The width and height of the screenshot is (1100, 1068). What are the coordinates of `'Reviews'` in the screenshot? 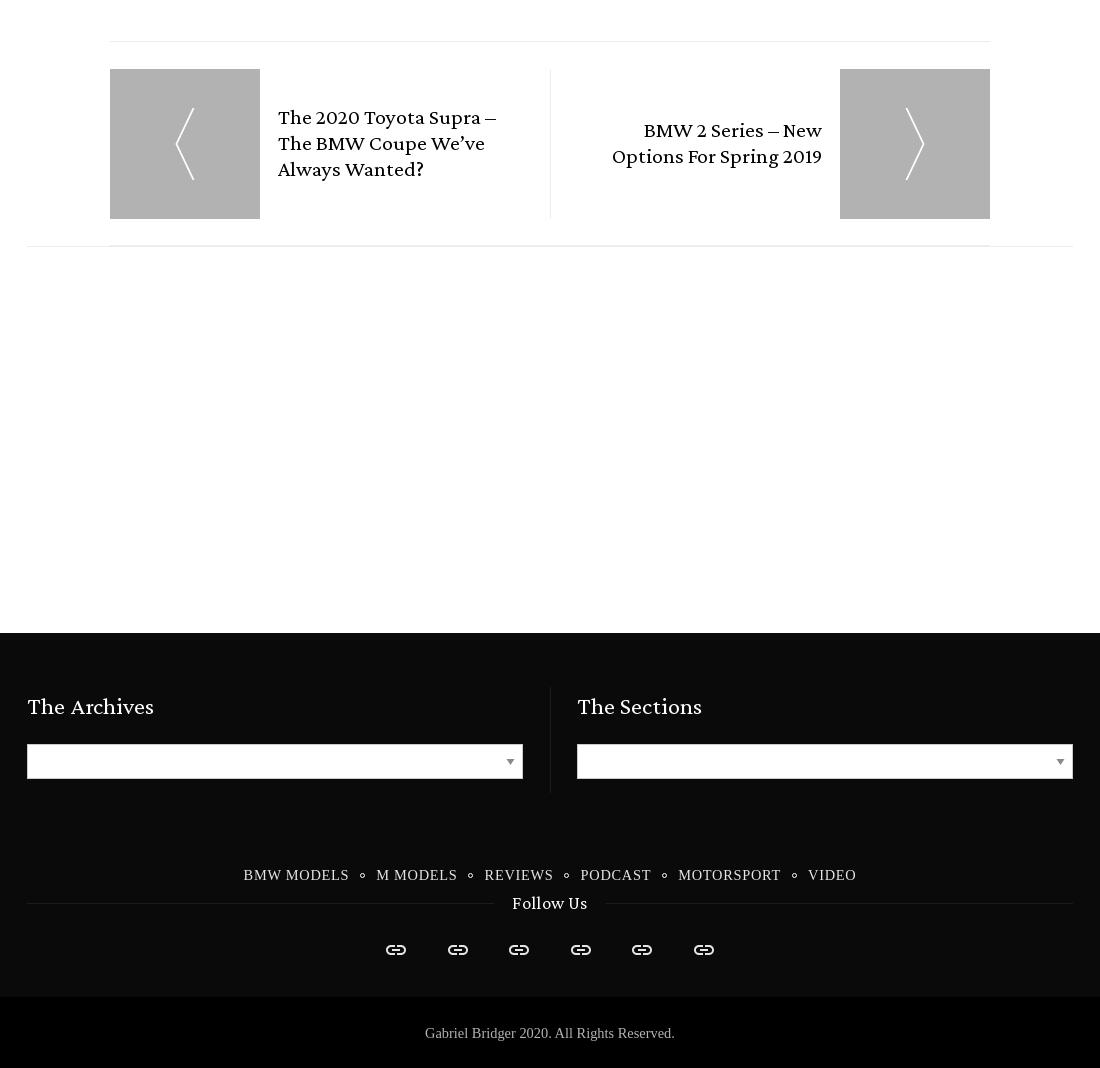 It's located at (484, 877).